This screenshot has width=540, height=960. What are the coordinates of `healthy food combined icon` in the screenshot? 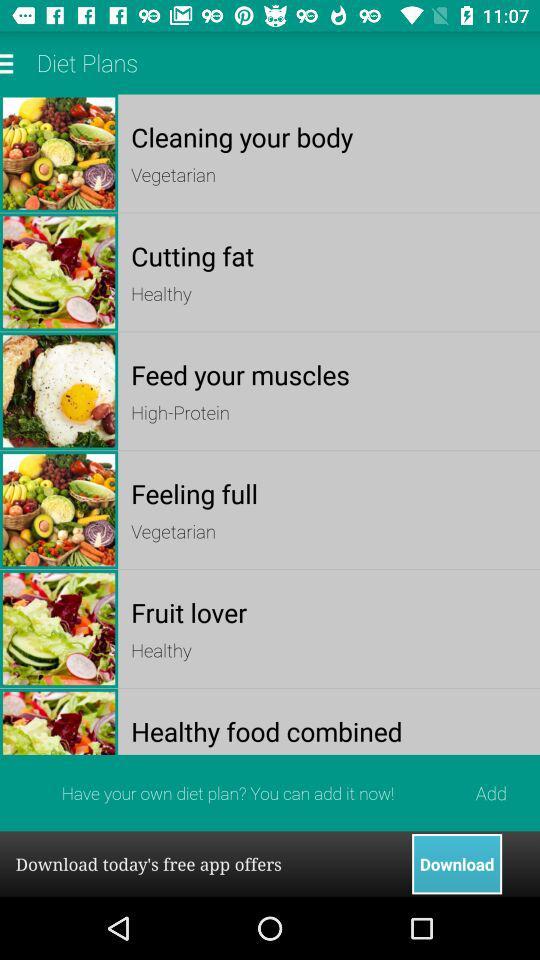 It's located at (329, 730).